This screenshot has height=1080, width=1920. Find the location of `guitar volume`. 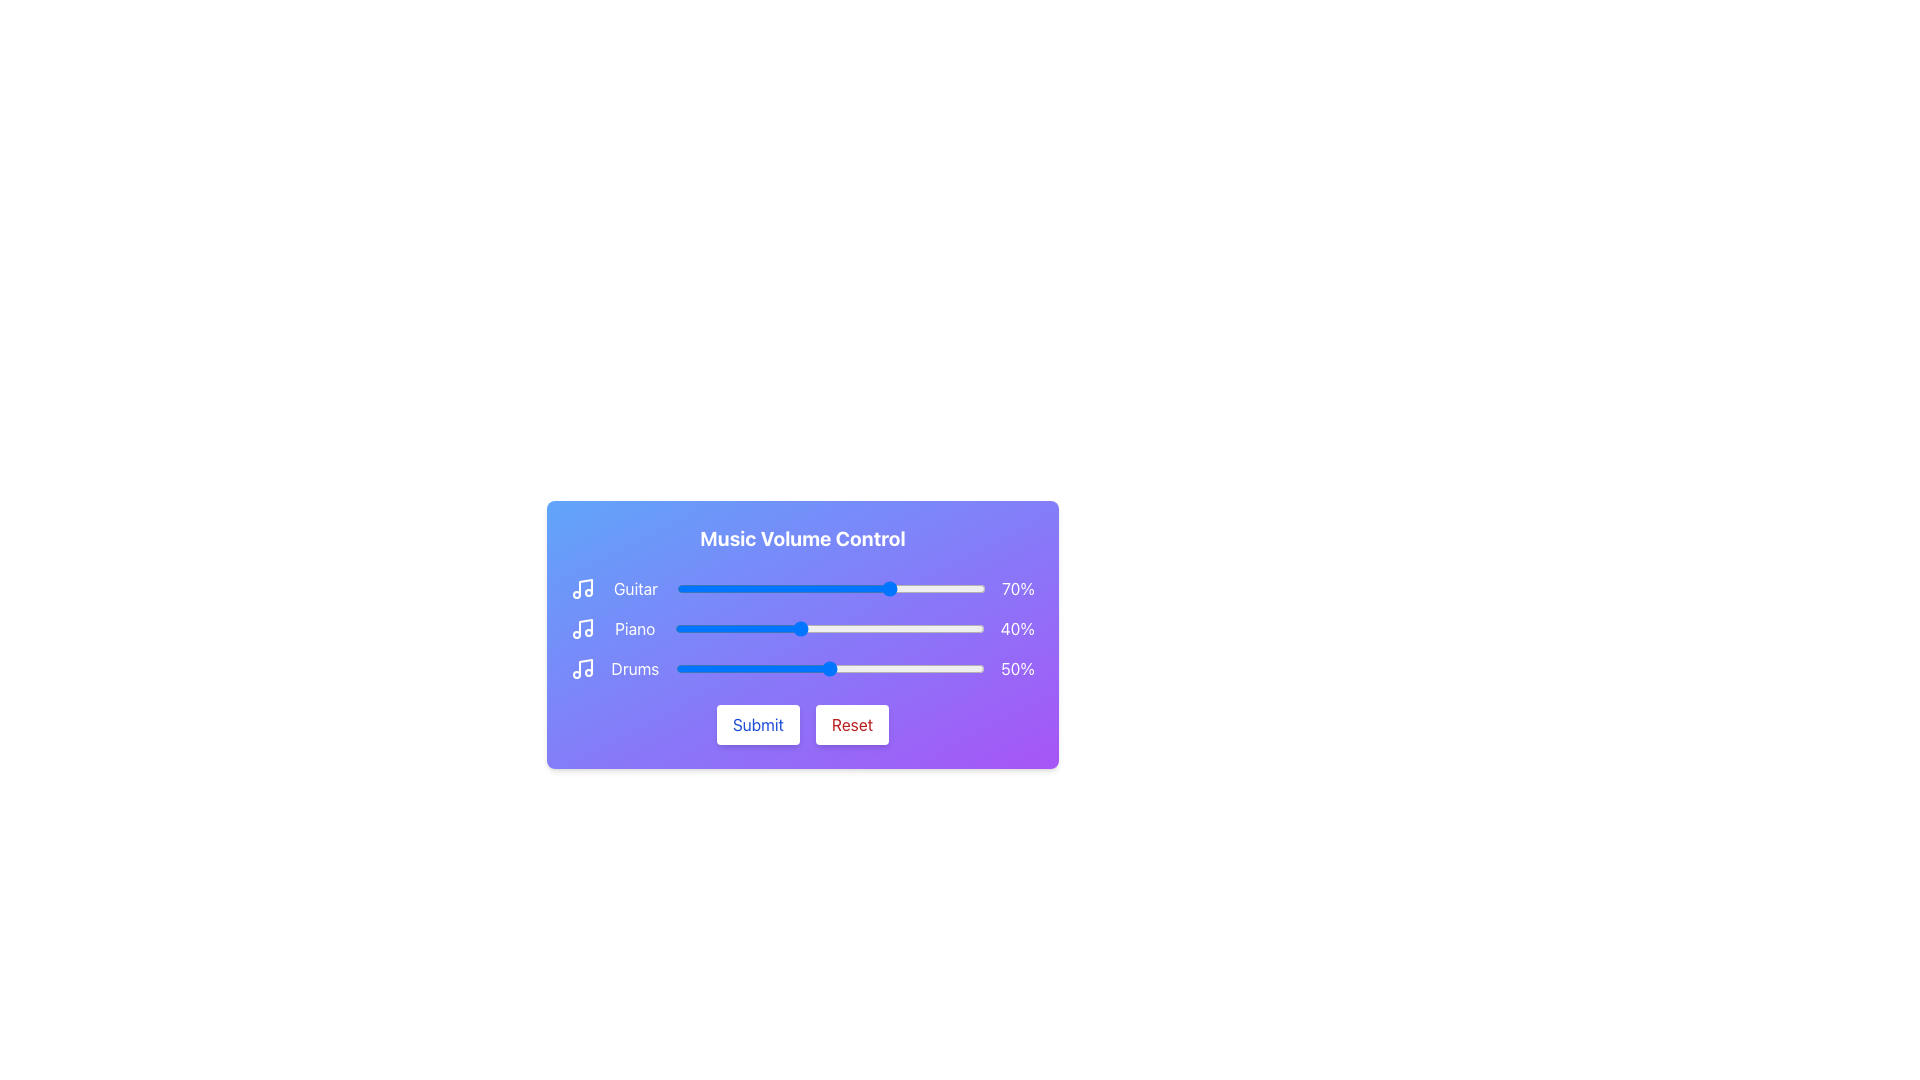

guitar volume is located at coordinates (859, 588).